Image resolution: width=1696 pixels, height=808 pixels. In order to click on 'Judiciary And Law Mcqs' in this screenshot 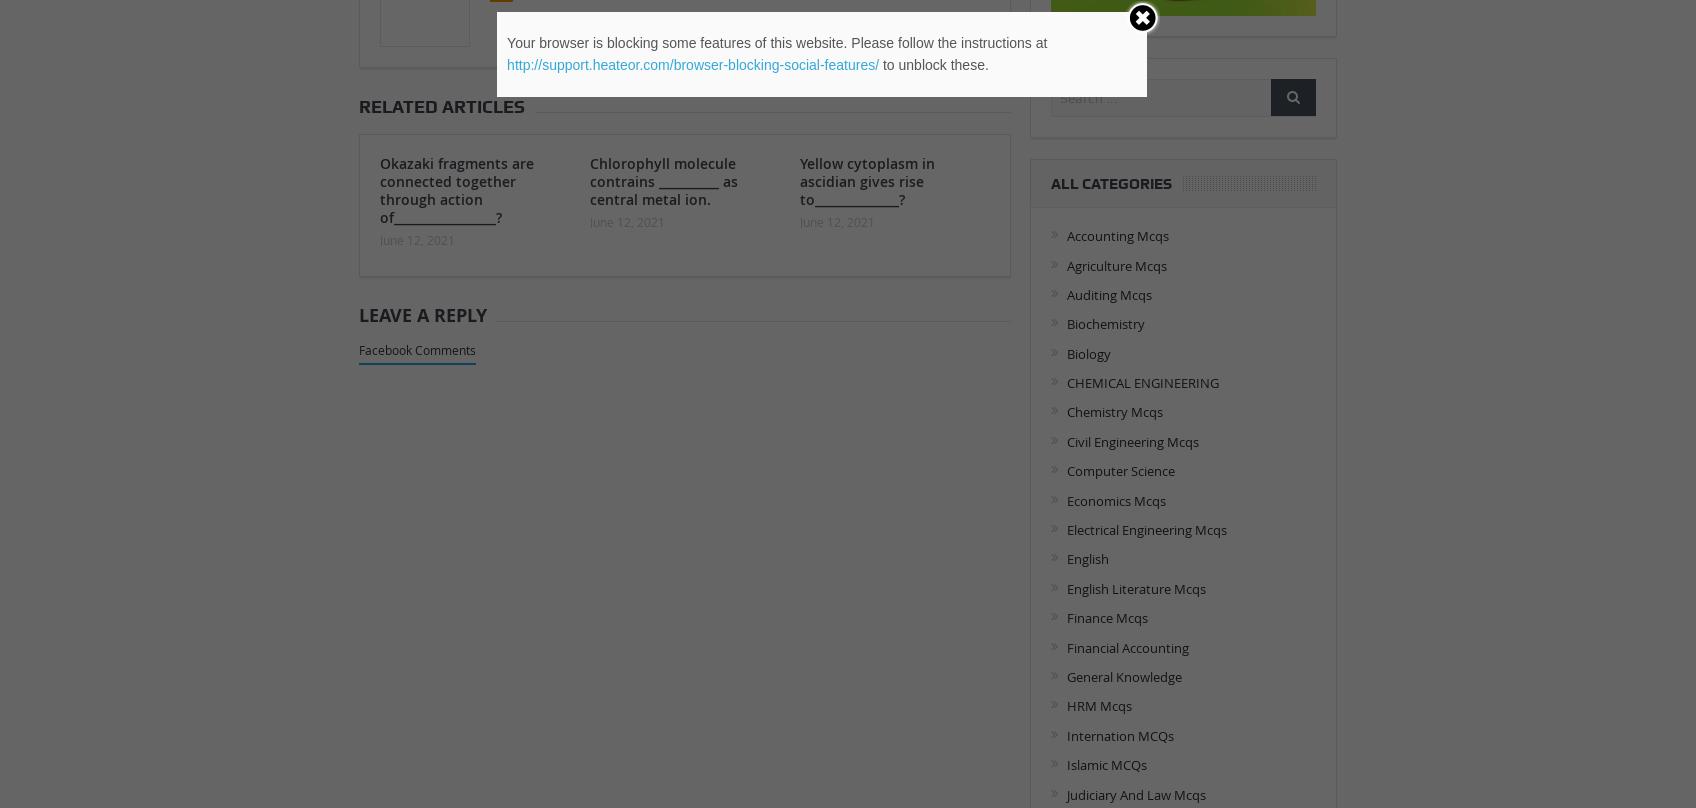, I will do `click(1065, 793)`.